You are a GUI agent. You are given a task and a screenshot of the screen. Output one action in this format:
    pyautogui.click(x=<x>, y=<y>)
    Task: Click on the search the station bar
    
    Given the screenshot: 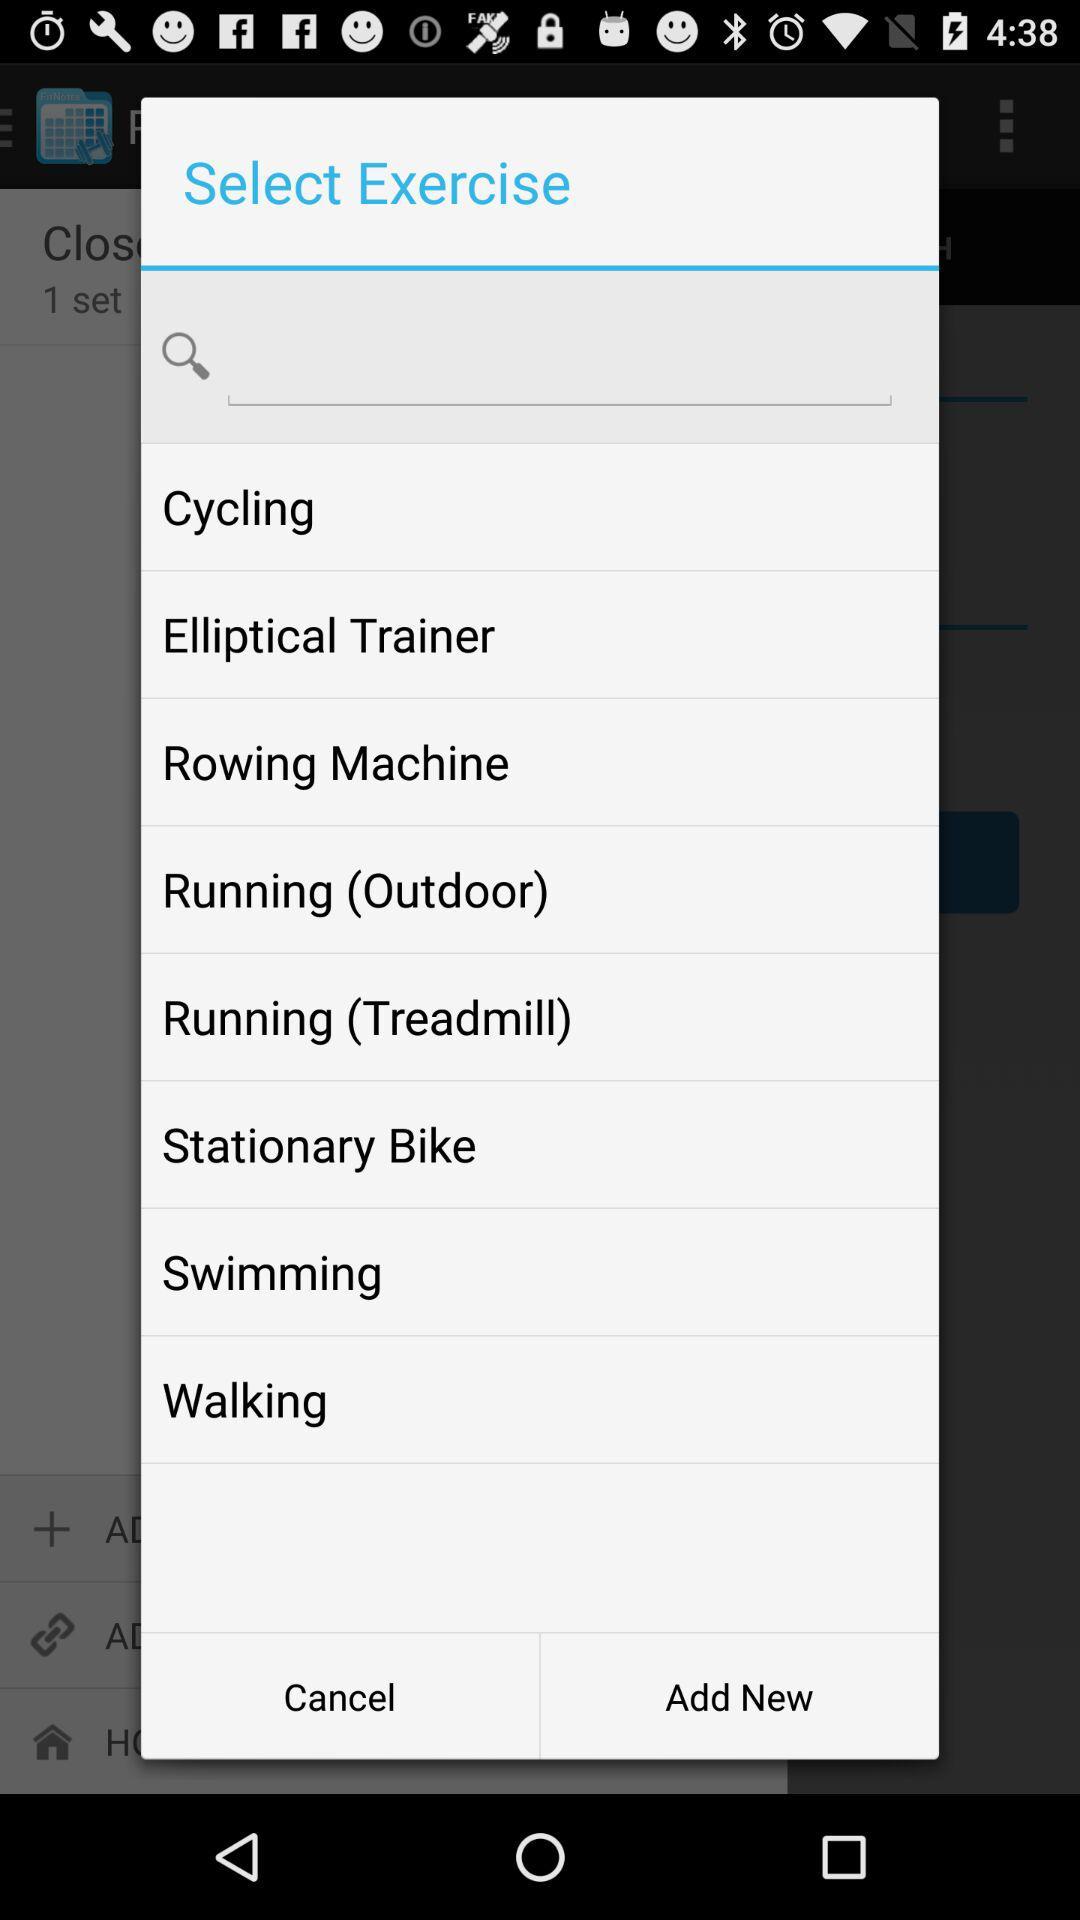 What is the action you would take?
    pyautogui.click(x=559, y=354)
    